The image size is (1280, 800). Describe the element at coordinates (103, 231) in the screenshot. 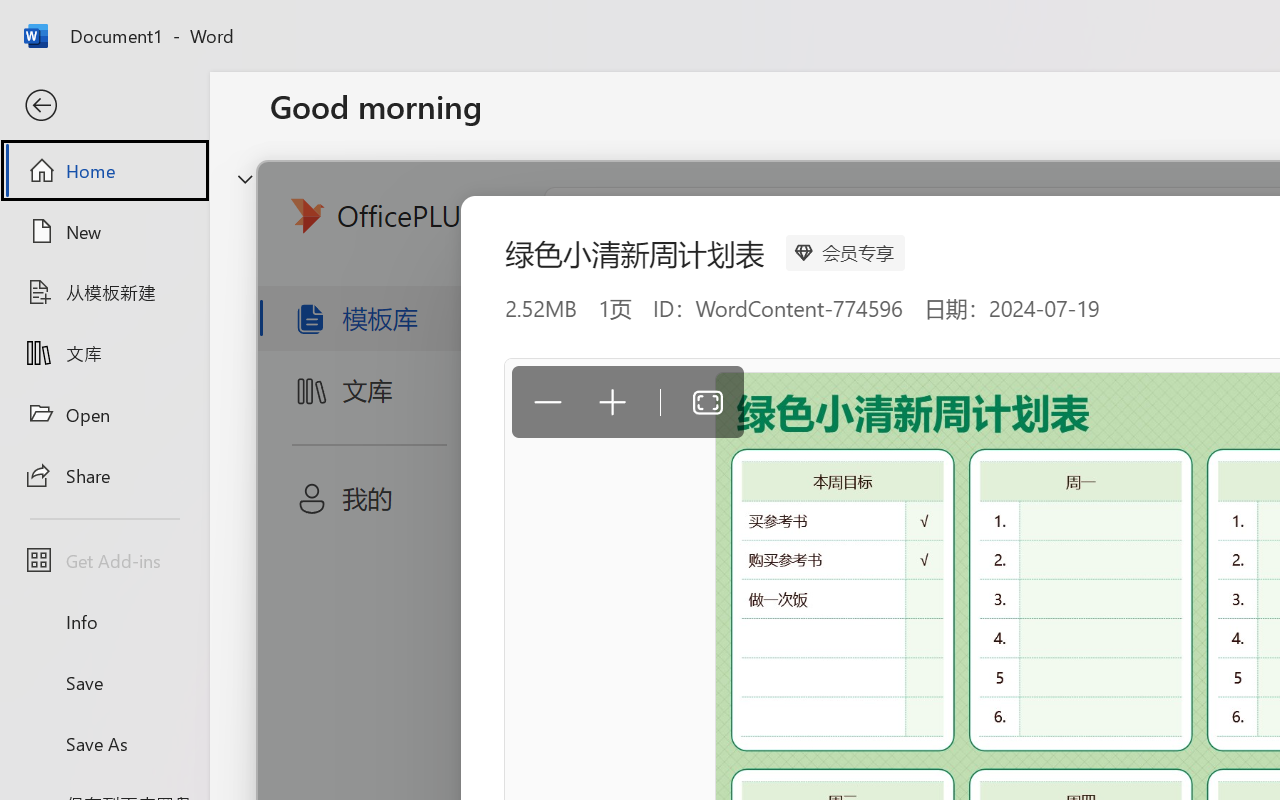

I see `'New'` at that location.